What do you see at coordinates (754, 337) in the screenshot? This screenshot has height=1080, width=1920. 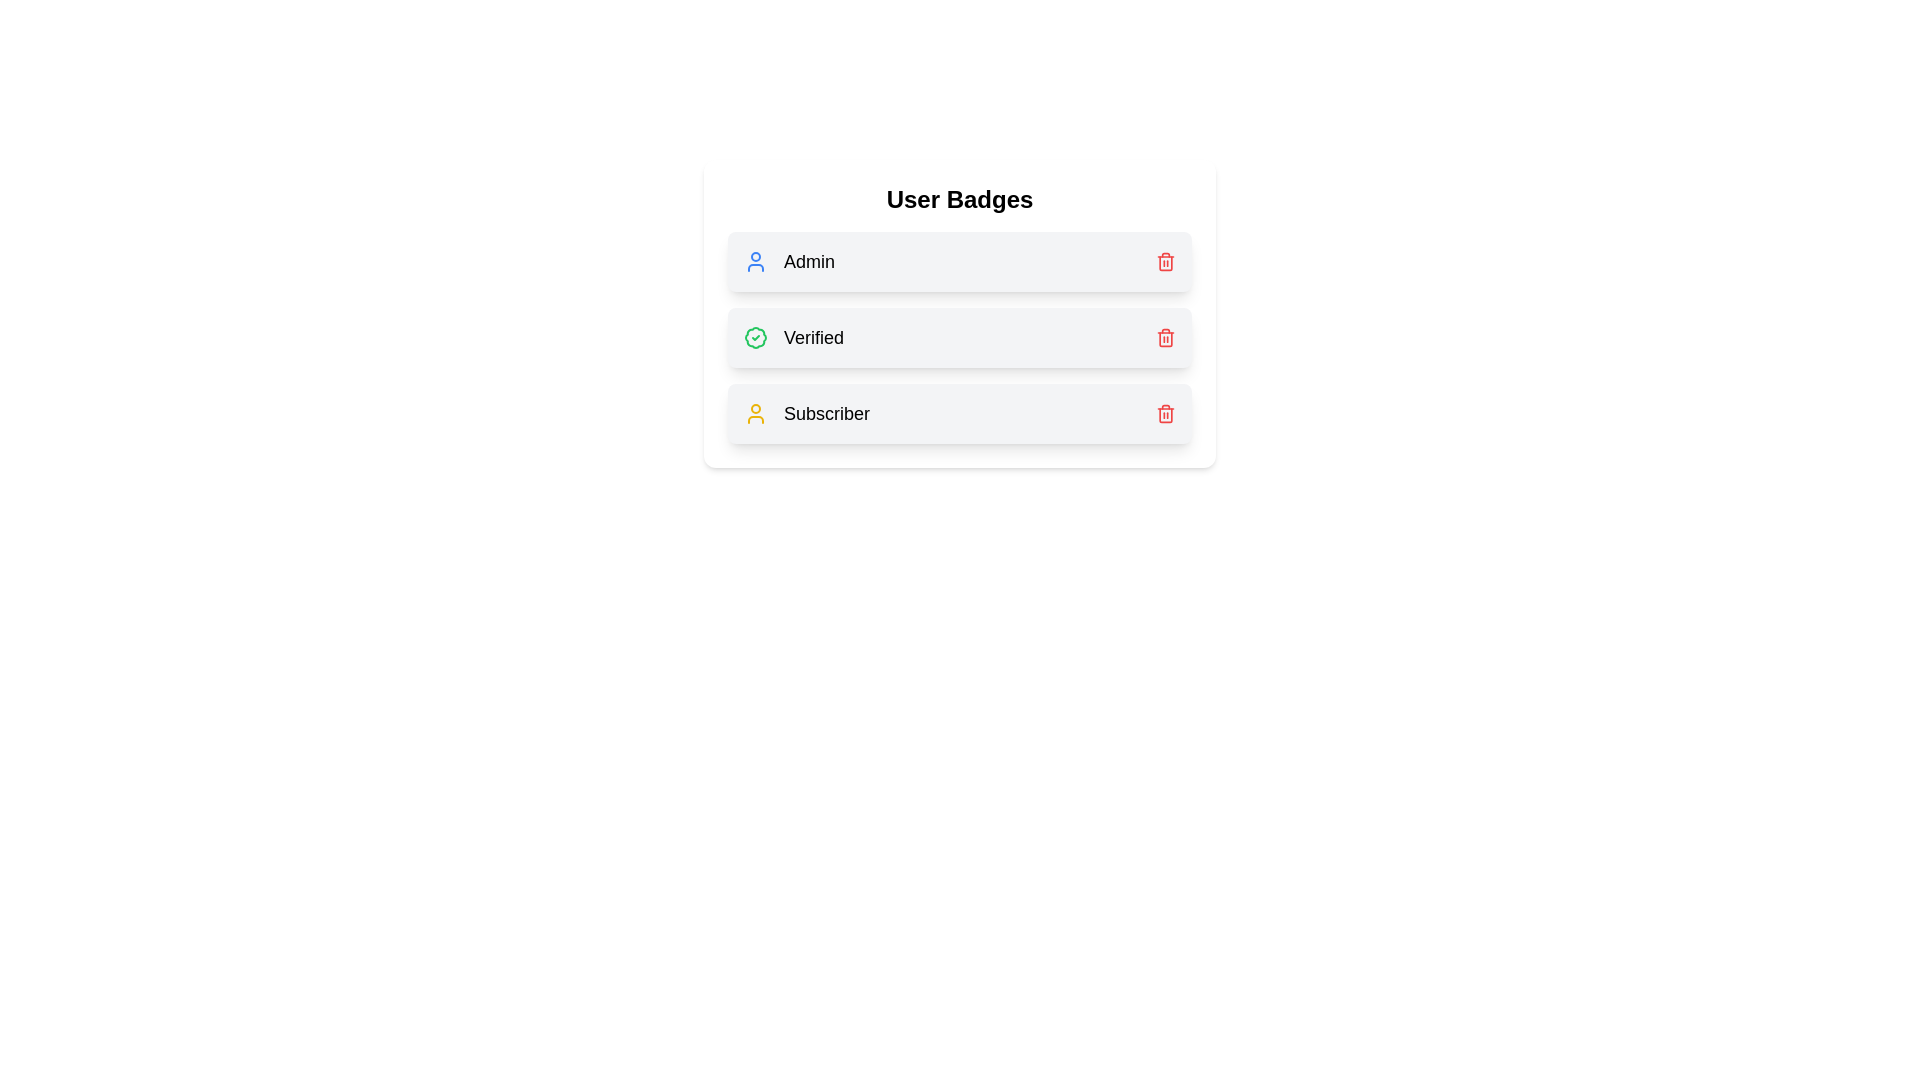 I see `the badge icon for Verified` at bounding box center [754, 337].